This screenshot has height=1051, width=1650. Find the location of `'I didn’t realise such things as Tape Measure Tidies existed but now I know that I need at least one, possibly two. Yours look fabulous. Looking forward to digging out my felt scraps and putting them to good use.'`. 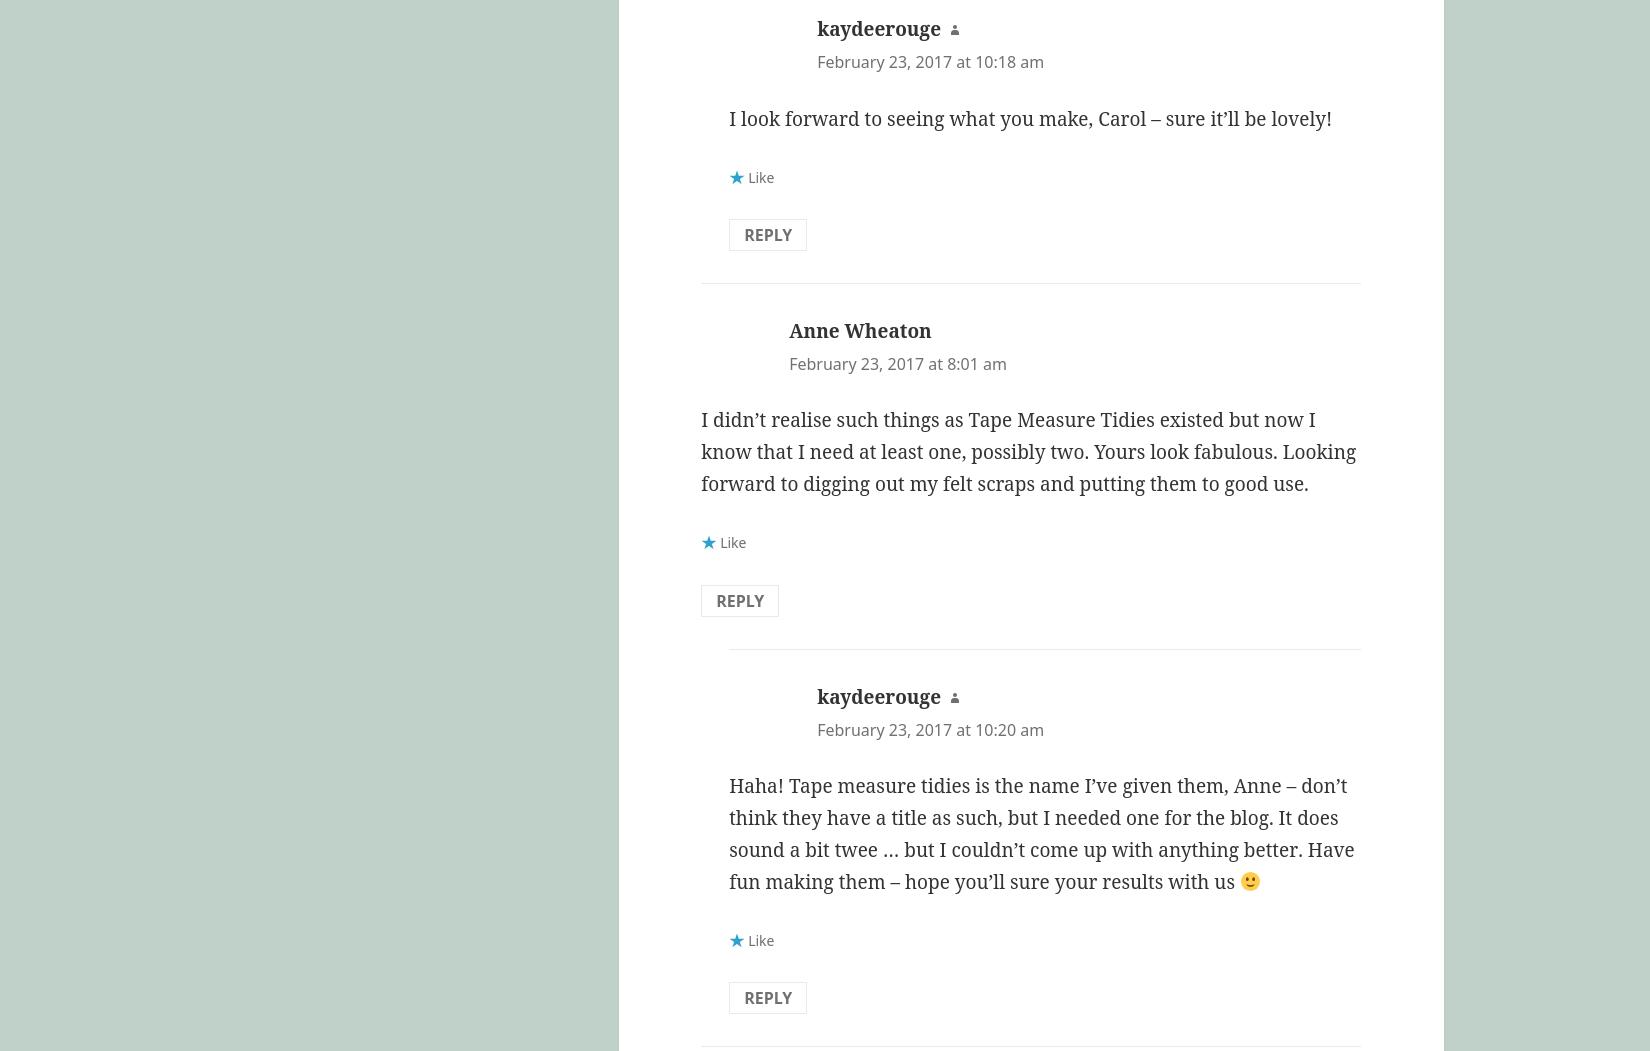

'I didn’t realise such things as Tape Measure Tidies existed but now I know that I need at least one, possibly two. Yours look fabulous. Looking forward to digging out my felt scraps and putting them to good use.' is located at coordinates (1028, 451).